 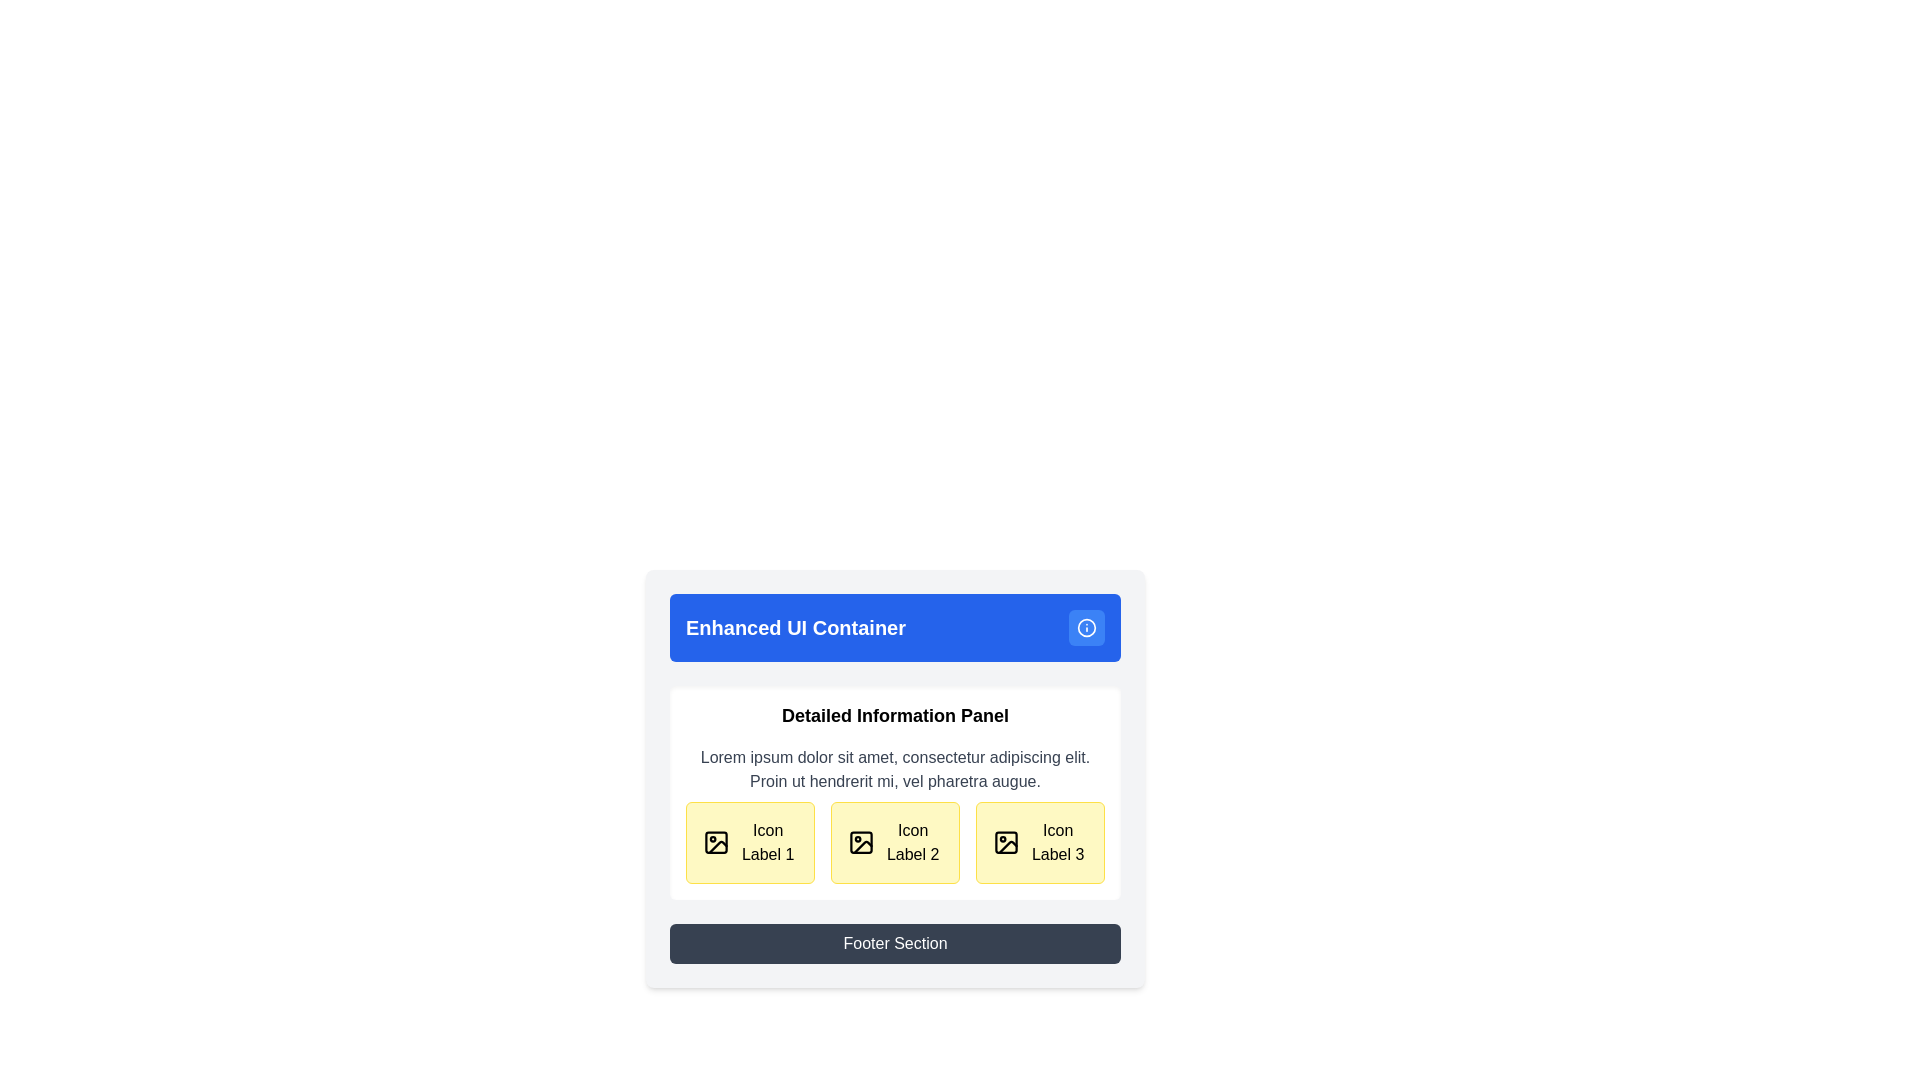 I want to click on the decorative icon associated with the text label 'Icon Label 1' in the 'Detailed Information Panel' section, so click(x=716, y=843).